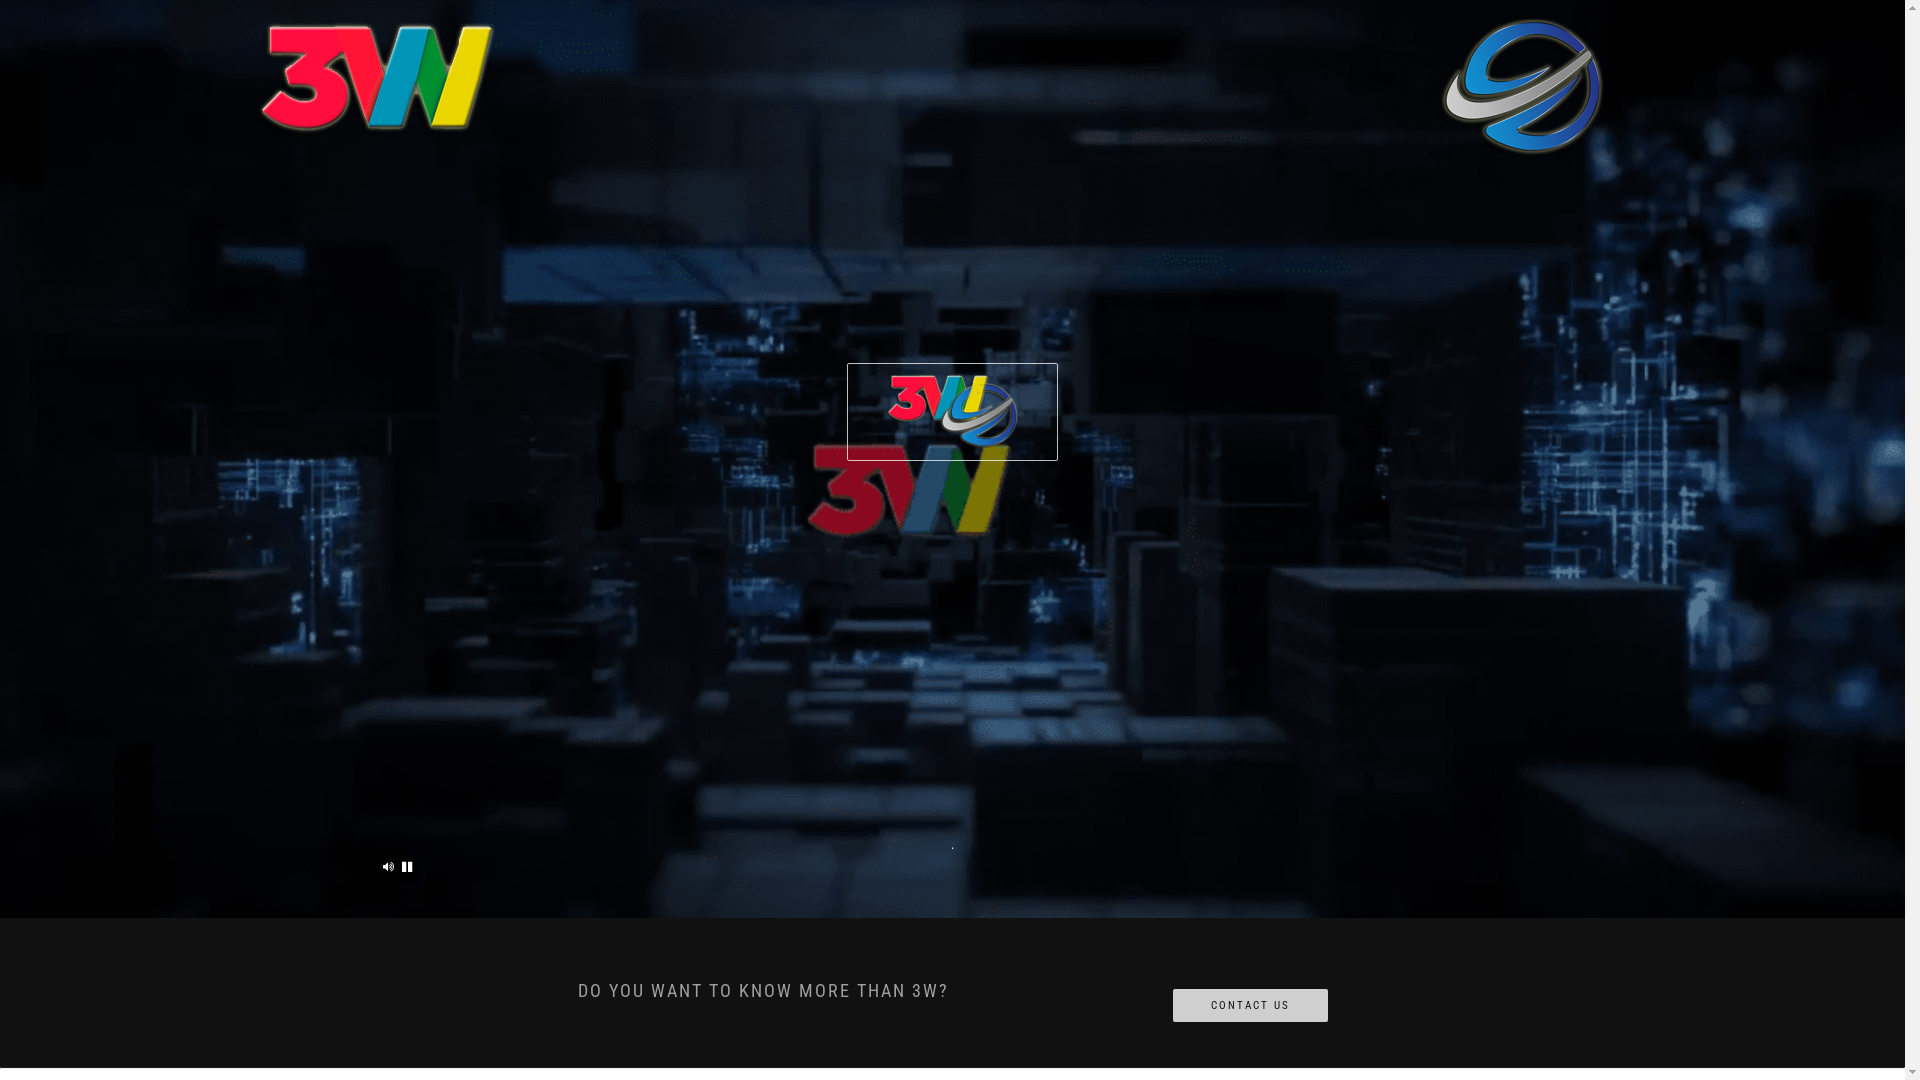 The width and height of the screenshot is (1920, 1080). Describe the element at coordinates (407, 866) in the screenshot. I see `' '` at that location.